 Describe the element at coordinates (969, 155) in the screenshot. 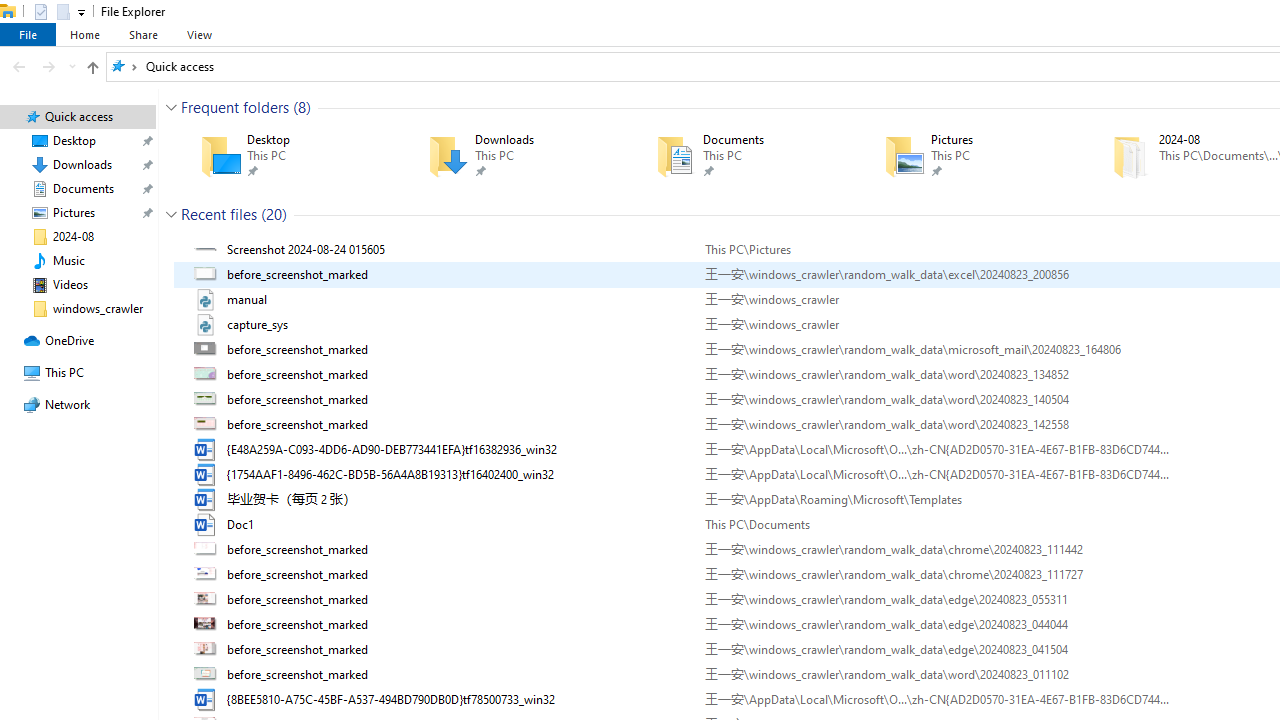

I see `'Pictures'` at that location.